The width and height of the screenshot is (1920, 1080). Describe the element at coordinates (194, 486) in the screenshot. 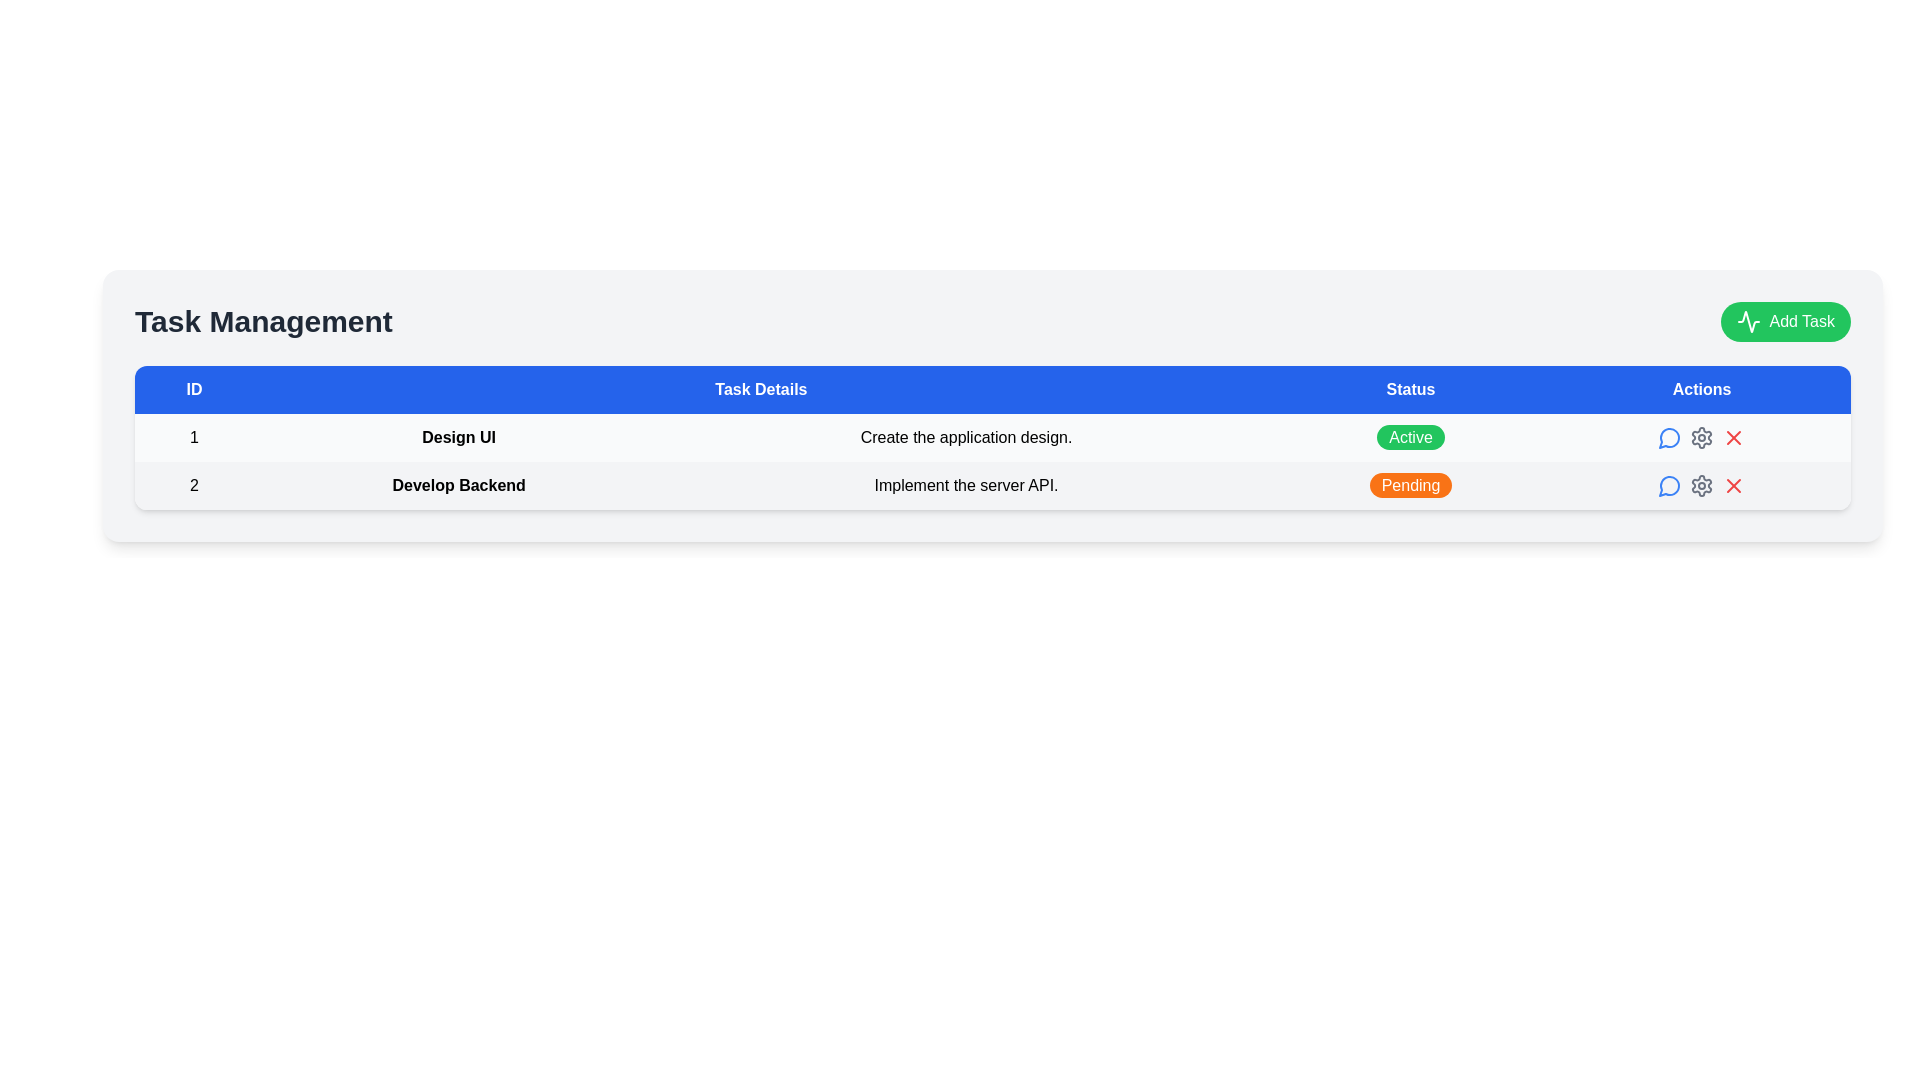

I see `the static text element displaying the number '2' in the ID column of the task table, which is positioned in the second row and has a light gray background` at that location.